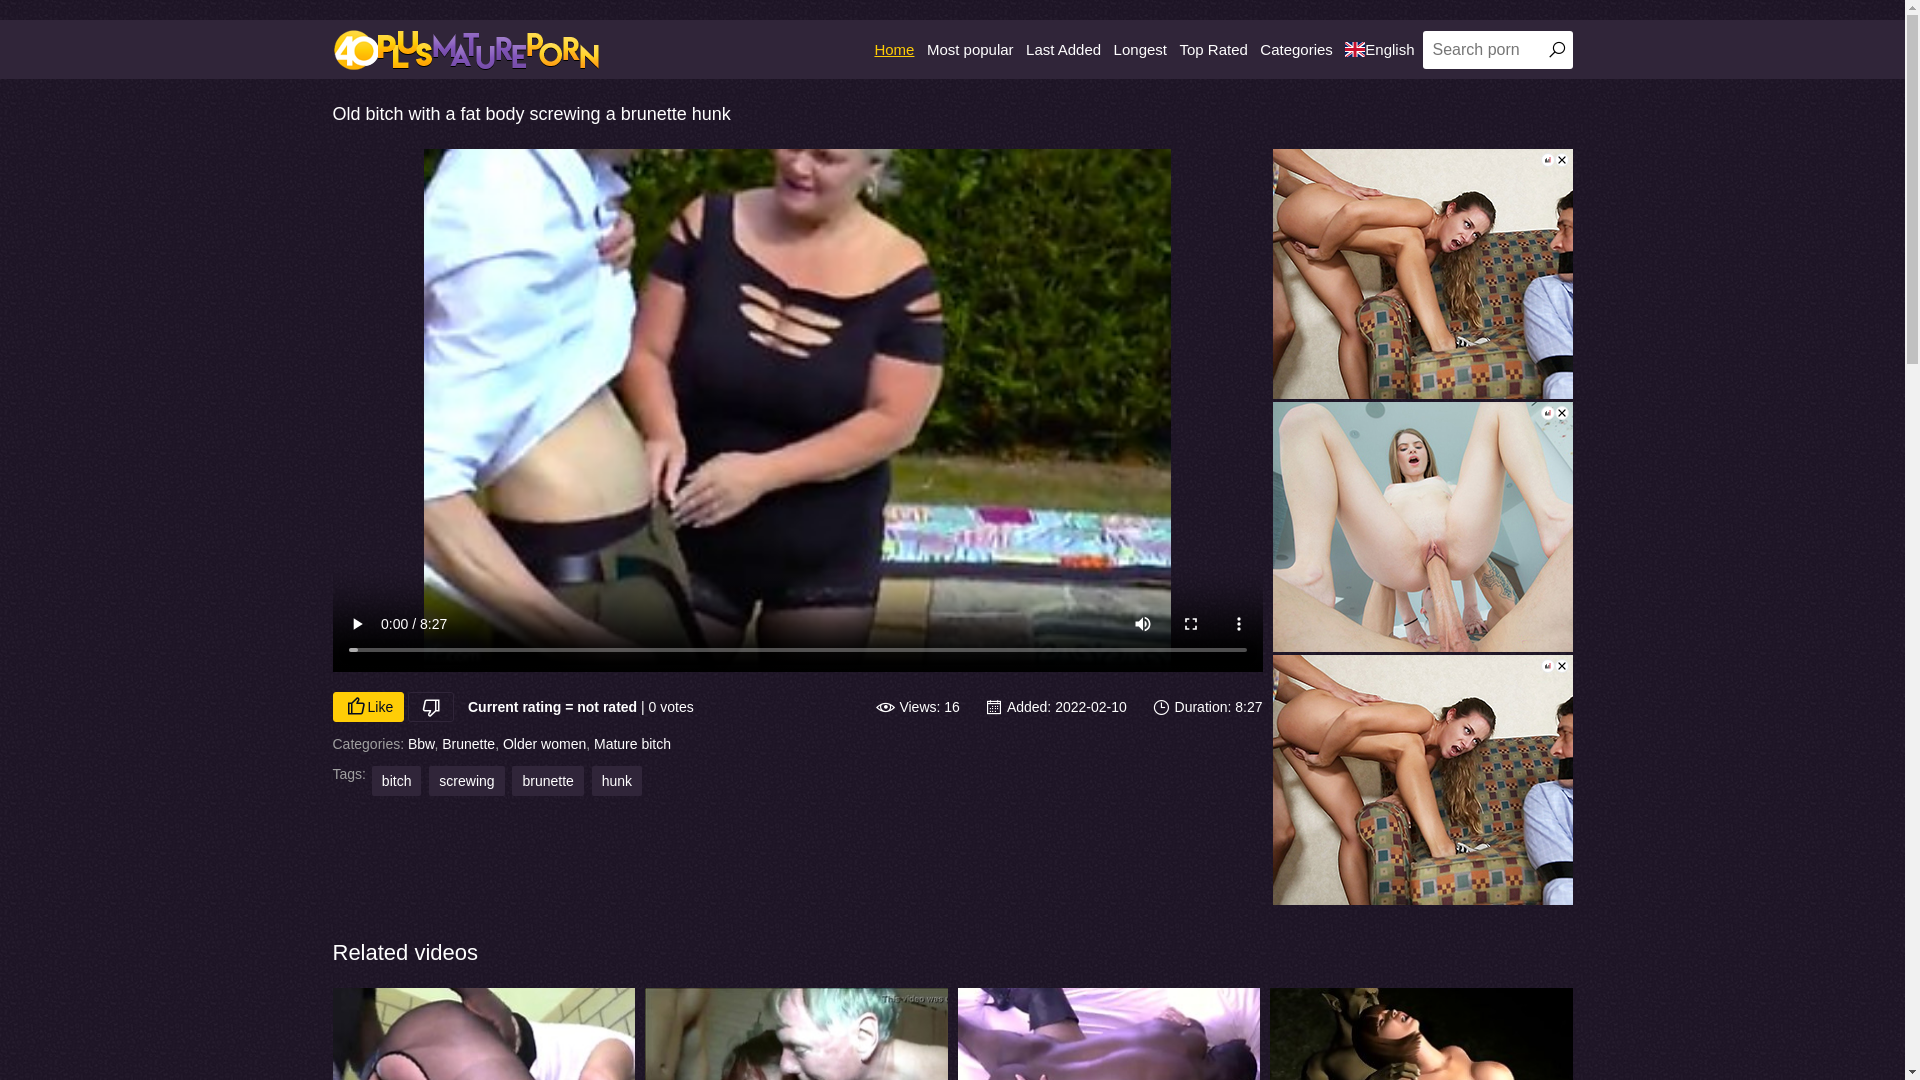 The height and width of the screenshot is (1080, 1920). Describe the element at coordinates (1140, 49) in the screenshot. I see `'Longest'` at that location.